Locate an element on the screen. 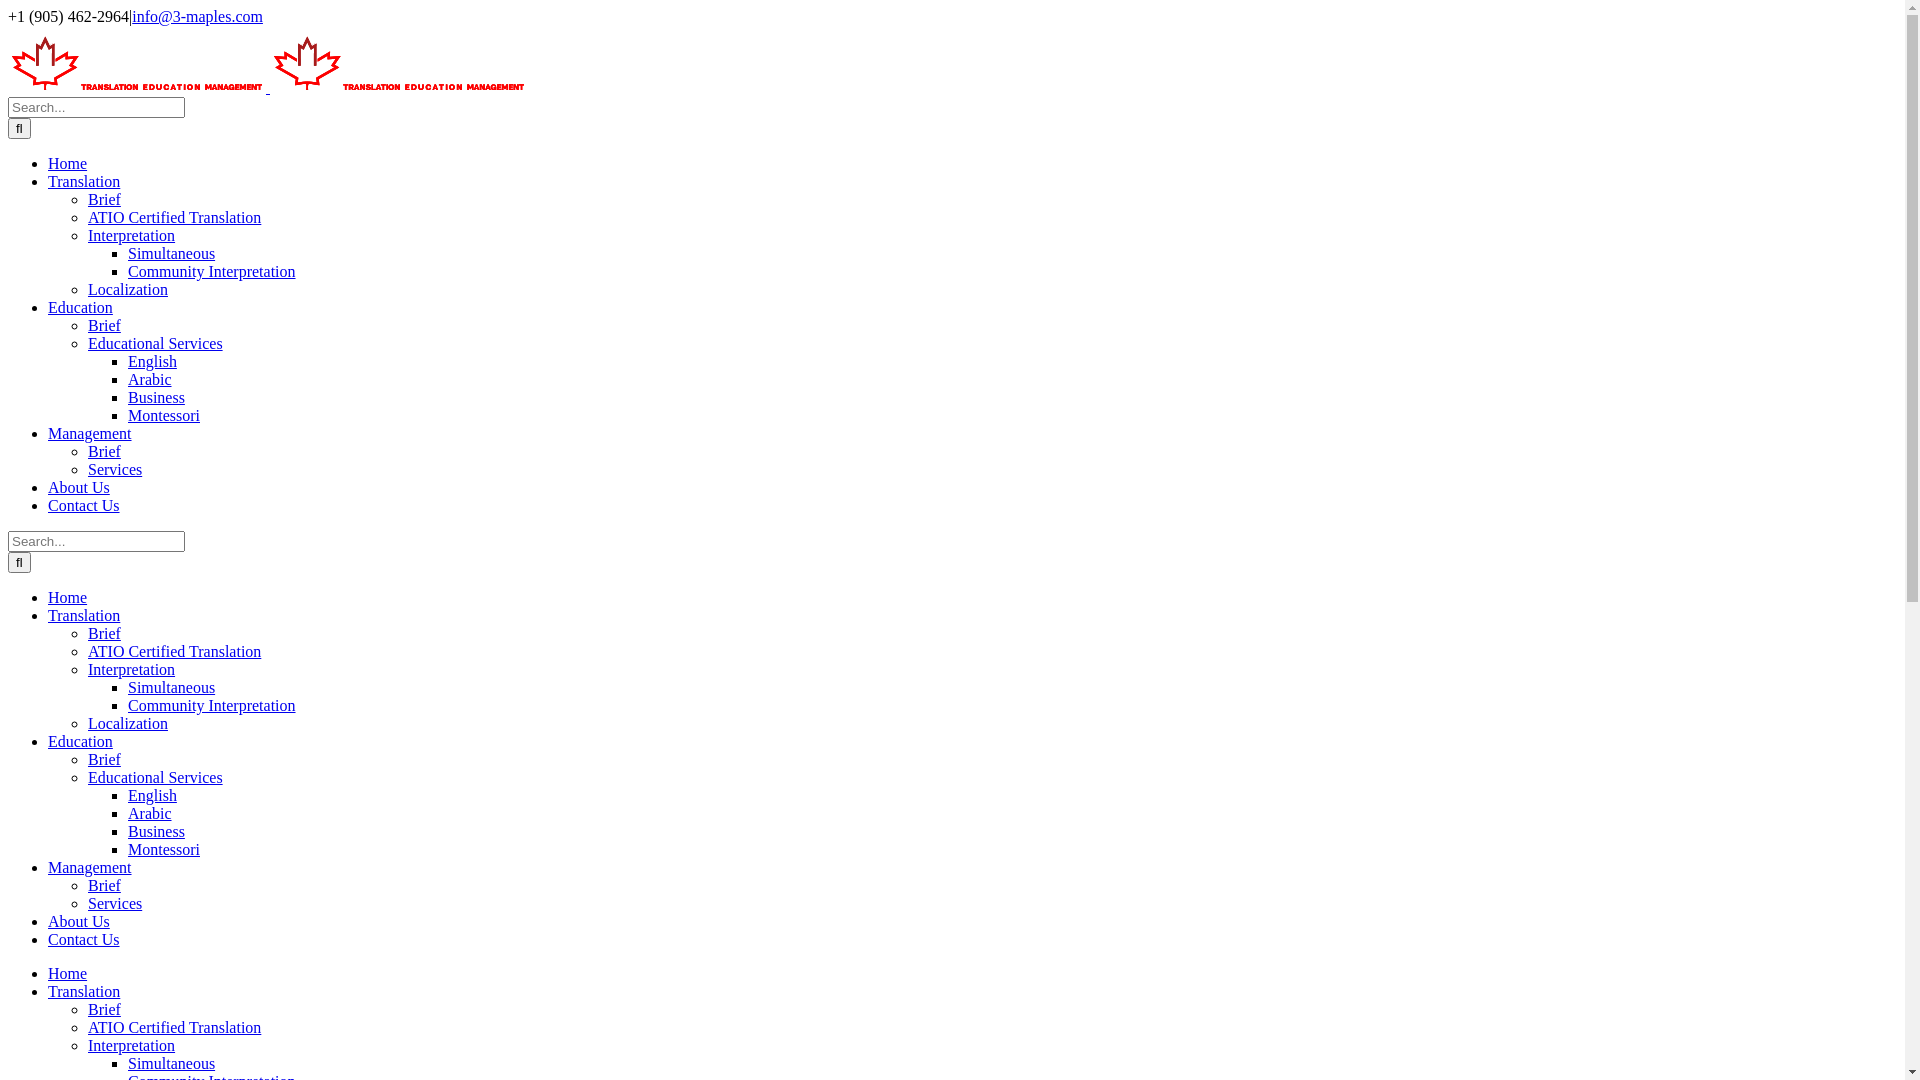 Image resolution: width=1920 pixels, height=1080 pixels. 'Education' is located at coordinates (80, 741).